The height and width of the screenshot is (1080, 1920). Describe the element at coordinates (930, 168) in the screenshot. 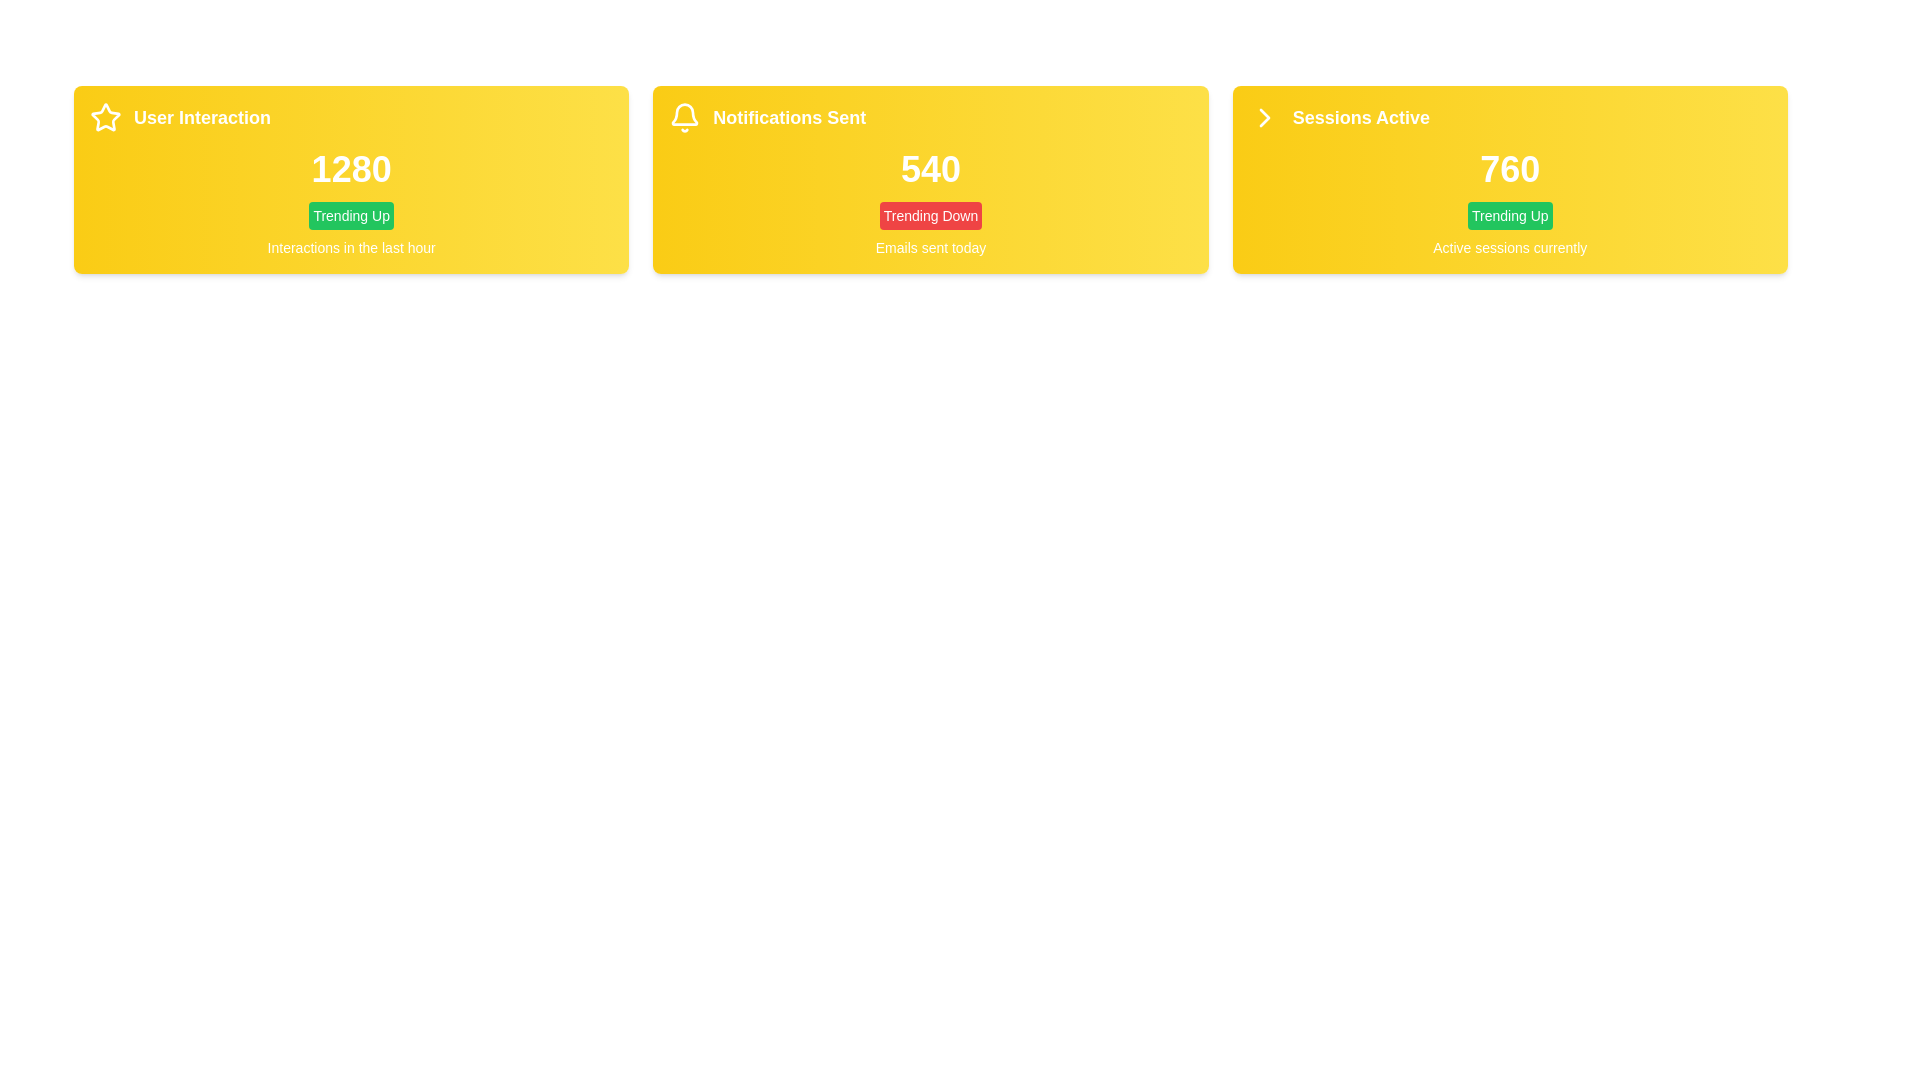

I see `the Text Display that shows the number of notifications sent, located in the middle of the yellow panel titled 'Notifications Sent'` at that location.